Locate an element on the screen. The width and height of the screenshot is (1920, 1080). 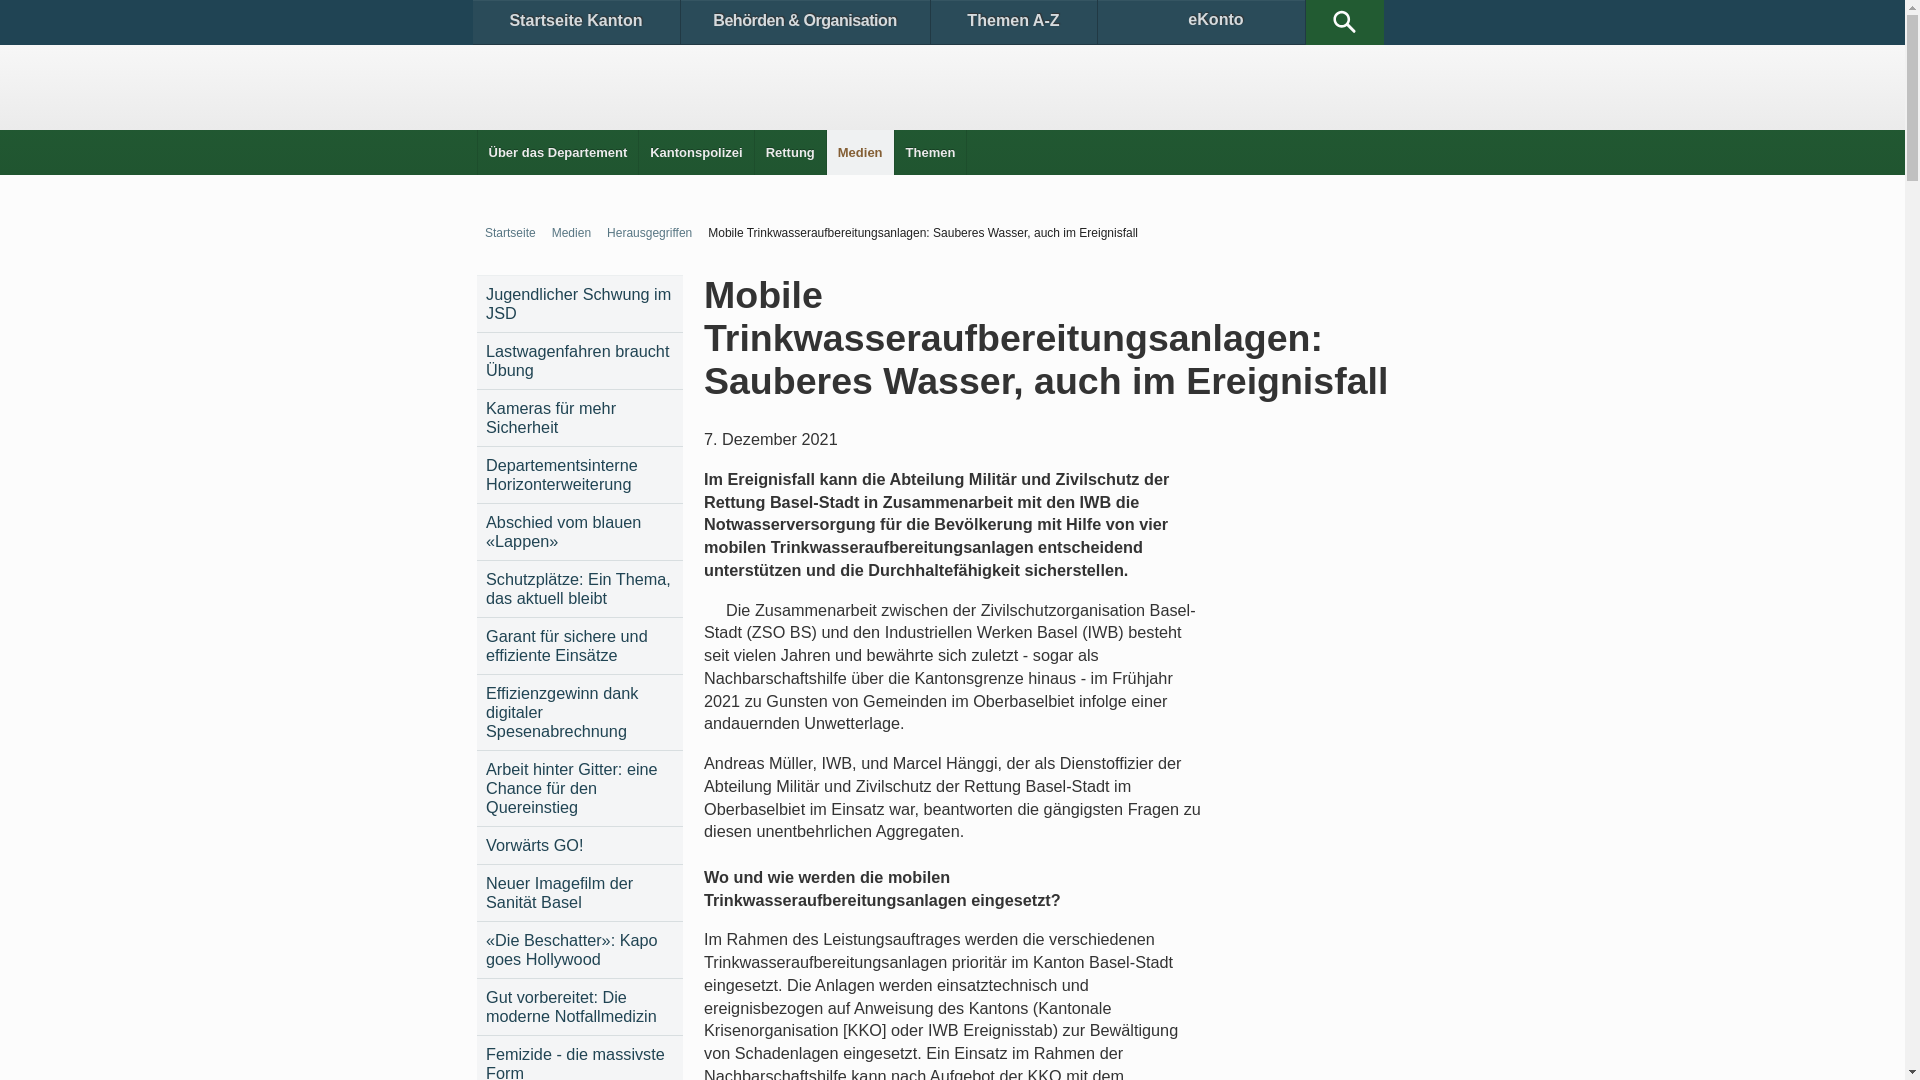
'Medienclips' is located at coordinates (760, 61).